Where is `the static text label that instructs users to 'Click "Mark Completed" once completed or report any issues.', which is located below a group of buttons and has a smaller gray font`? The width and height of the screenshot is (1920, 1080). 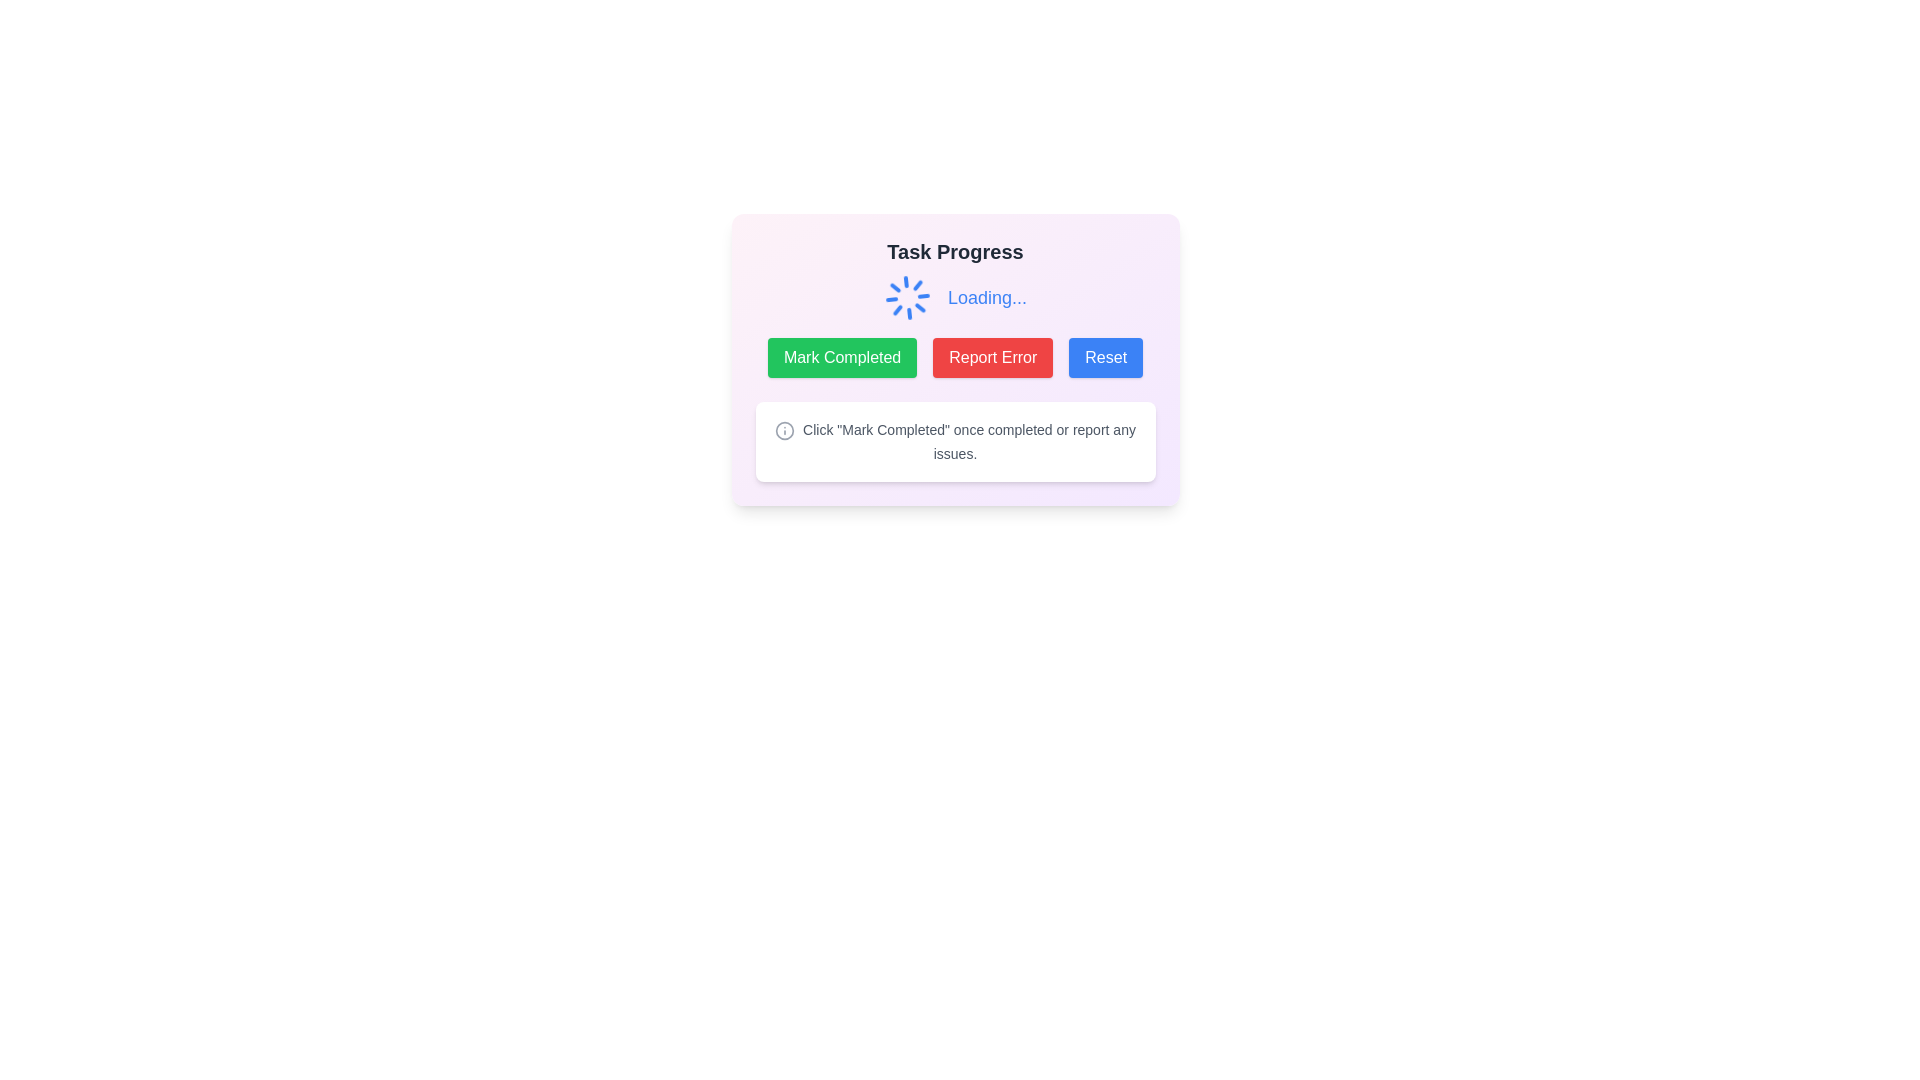
the static text label that instructs users to 'Click "Mark Completed" once completed or report any issues.', which is located below a group of buttons and has a smaller gray font is located at coordinates (969, 441).